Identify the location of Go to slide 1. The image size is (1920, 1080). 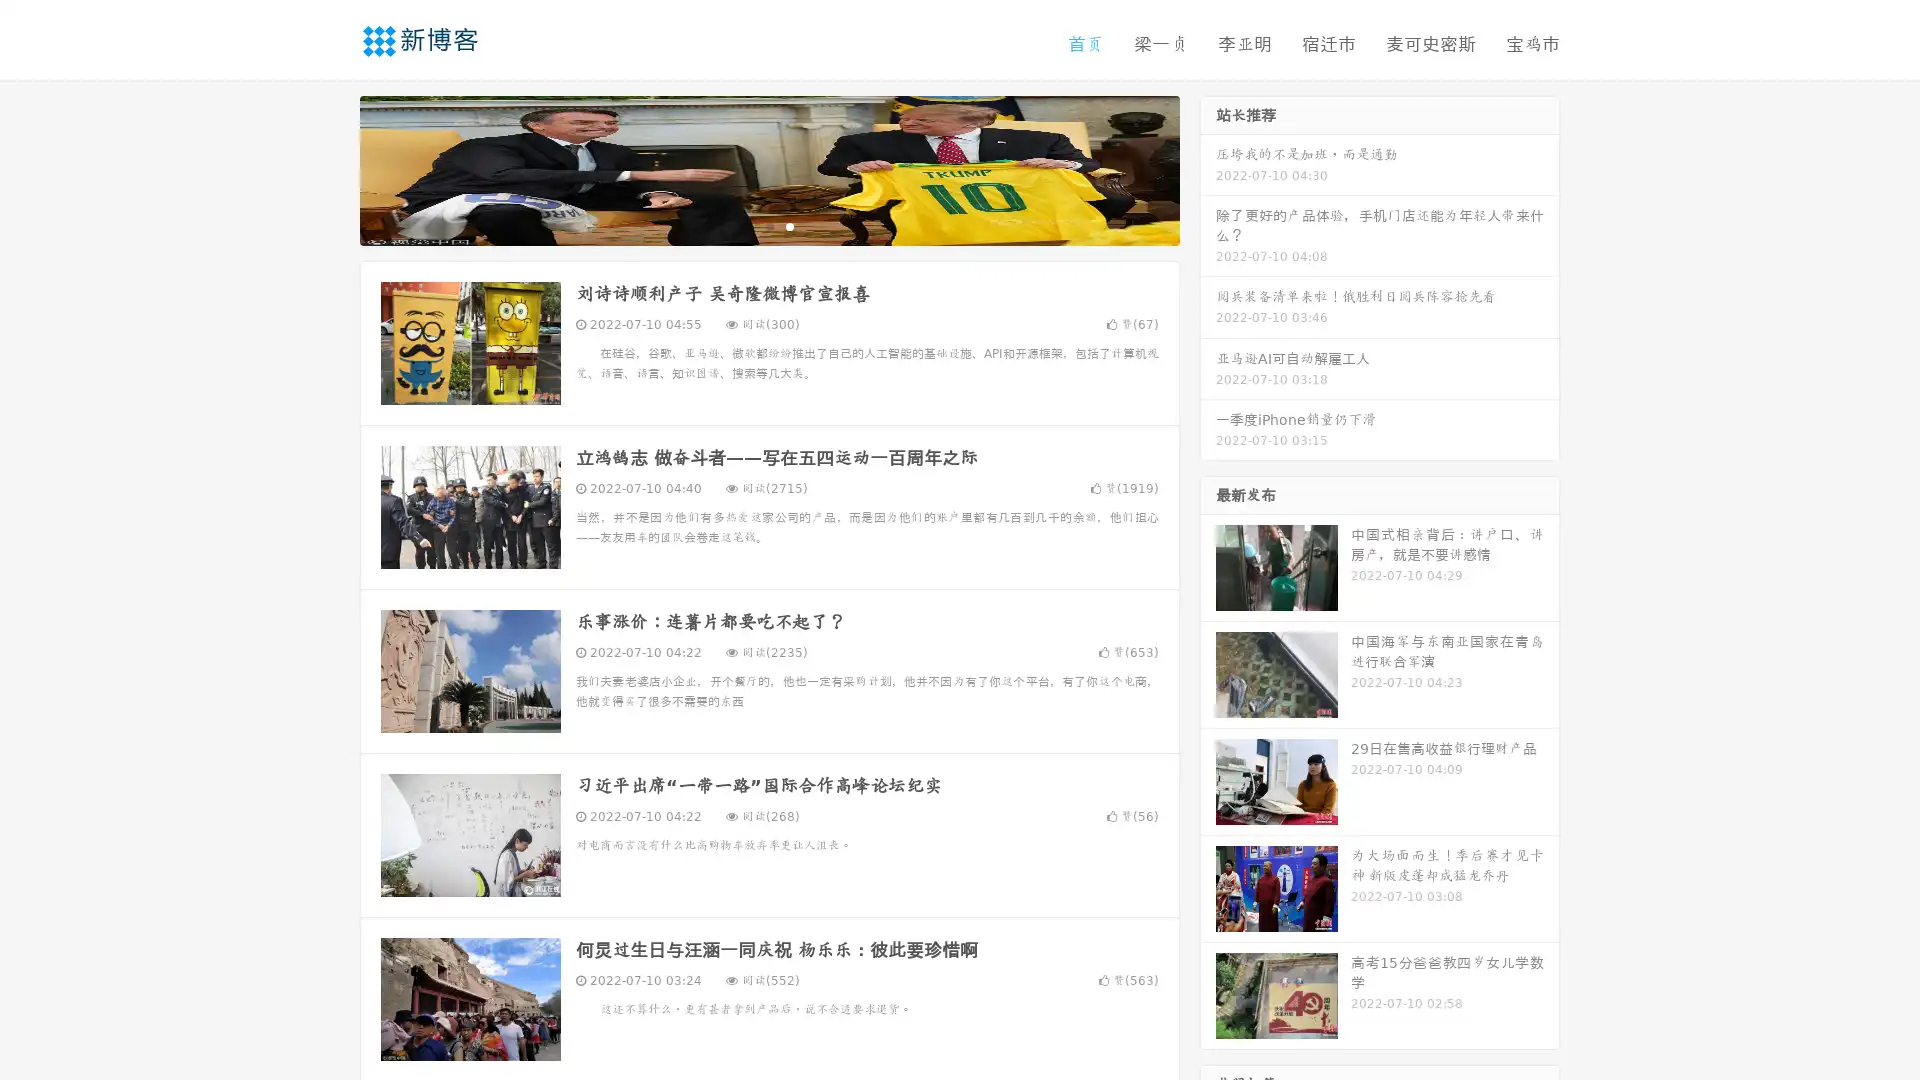
(748, 225).